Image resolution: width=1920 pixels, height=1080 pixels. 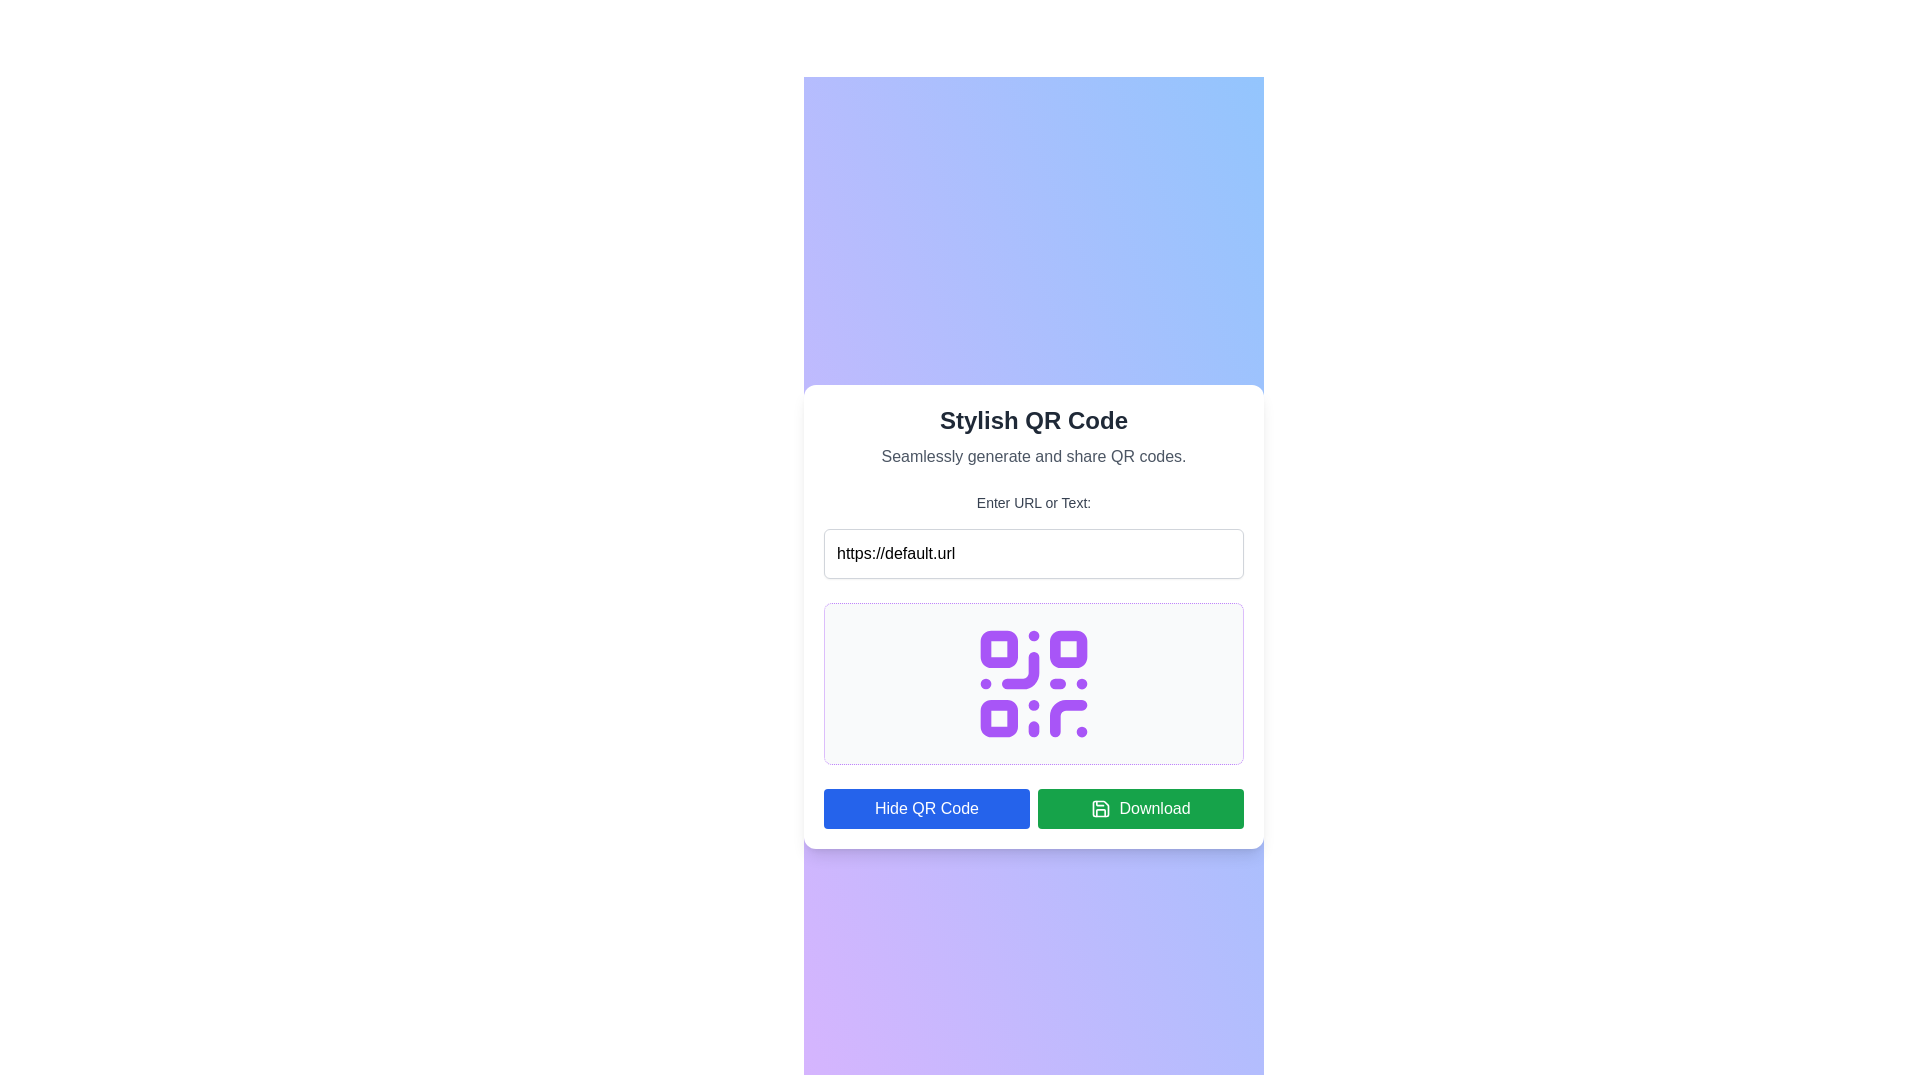 I want to click on the second button at the bottom of the interface, which allows users to download the generated QR code or associated content, so click(x=1141, y=808).